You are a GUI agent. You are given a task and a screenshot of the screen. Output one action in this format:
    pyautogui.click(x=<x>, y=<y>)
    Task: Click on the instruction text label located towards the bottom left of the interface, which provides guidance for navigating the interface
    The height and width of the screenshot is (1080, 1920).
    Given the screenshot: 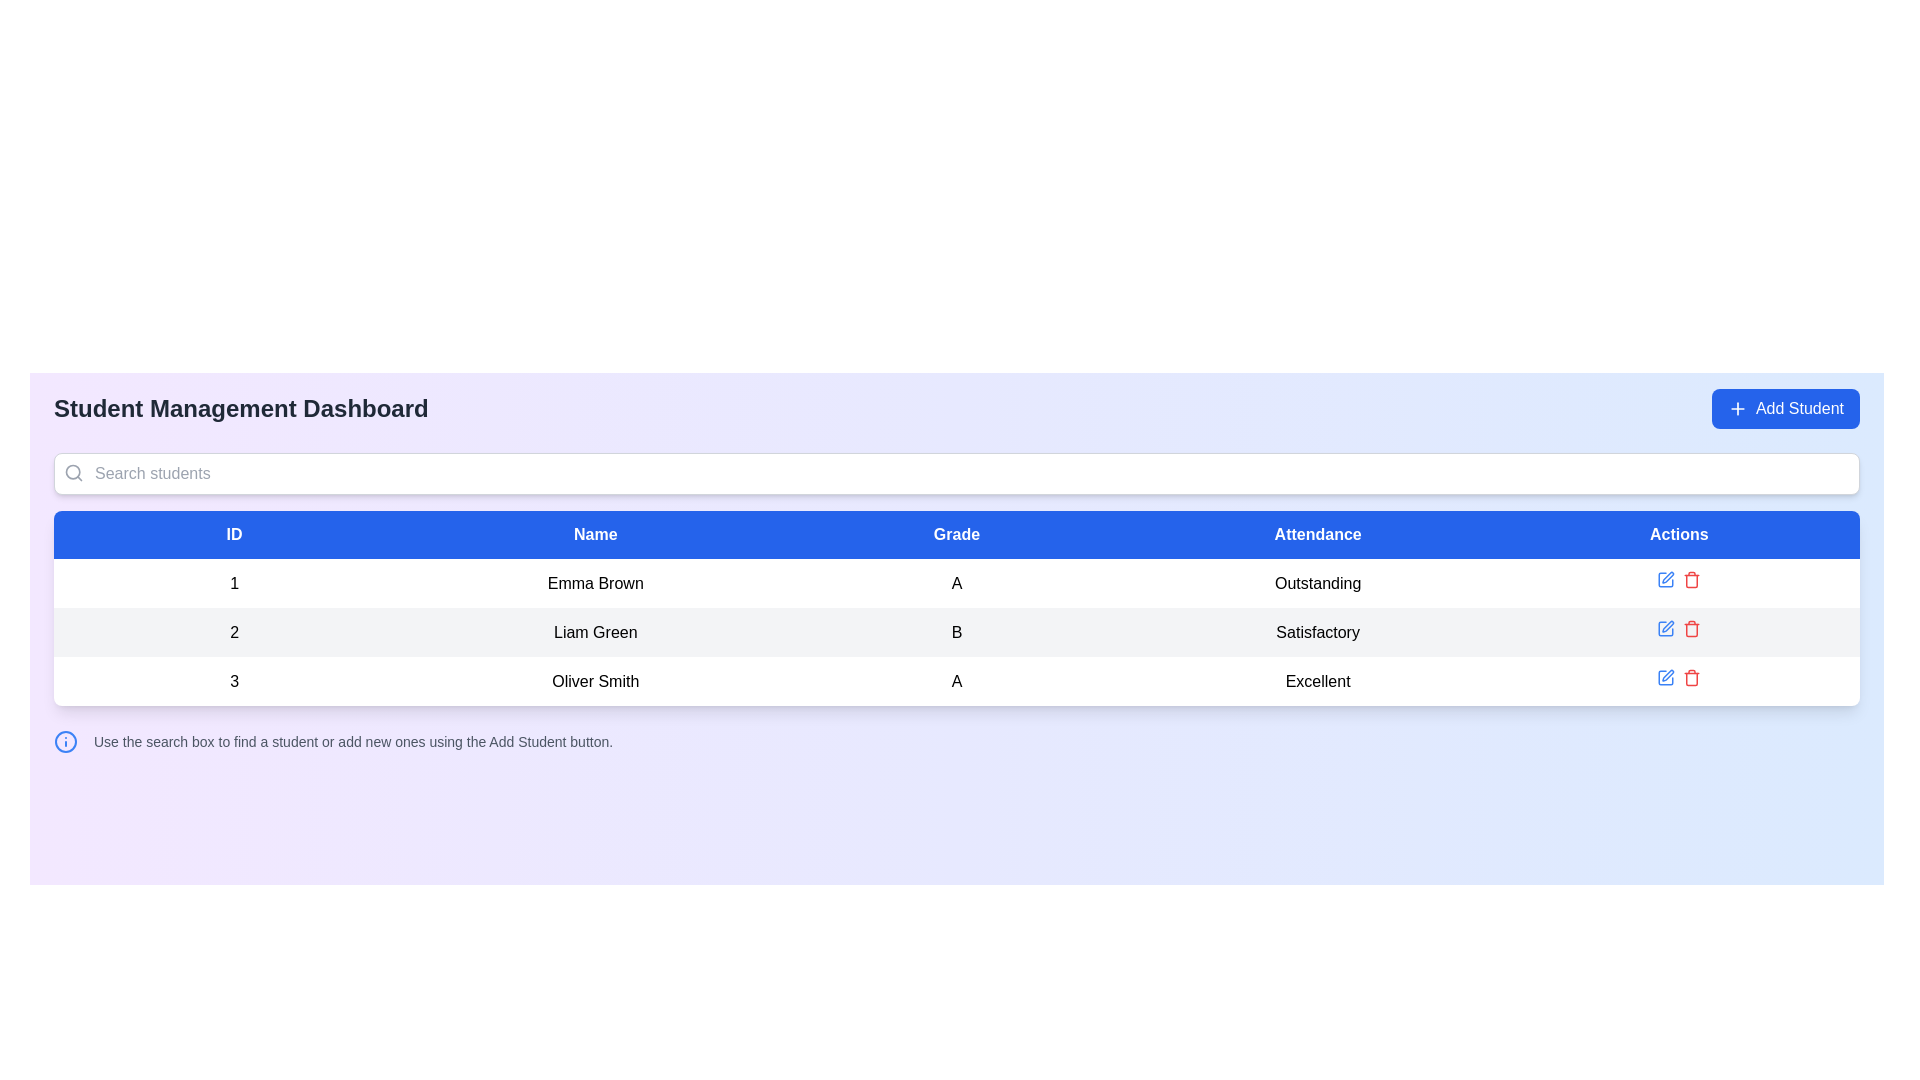 What is the action you would take?
    pyautogui.click(x=353, y=741)
    